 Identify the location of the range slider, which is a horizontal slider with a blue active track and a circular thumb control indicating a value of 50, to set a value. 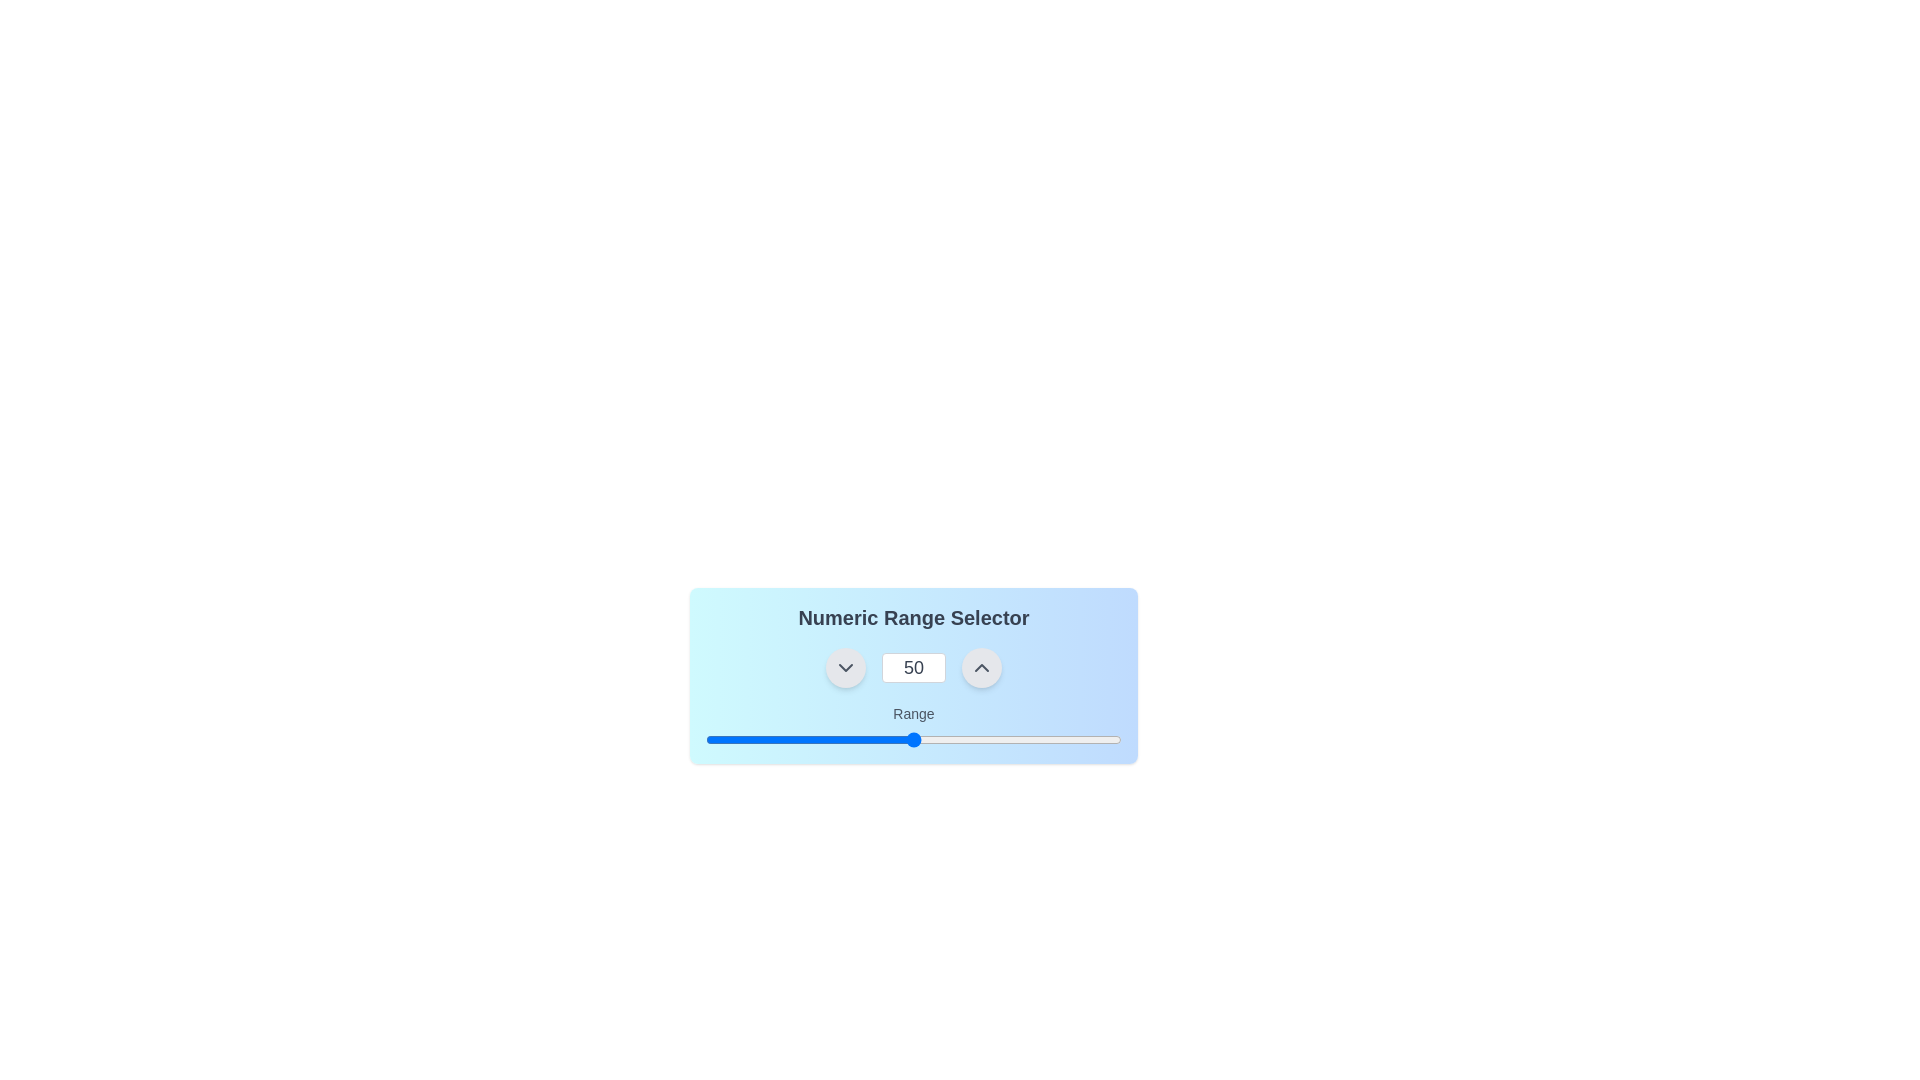
(912, 740).